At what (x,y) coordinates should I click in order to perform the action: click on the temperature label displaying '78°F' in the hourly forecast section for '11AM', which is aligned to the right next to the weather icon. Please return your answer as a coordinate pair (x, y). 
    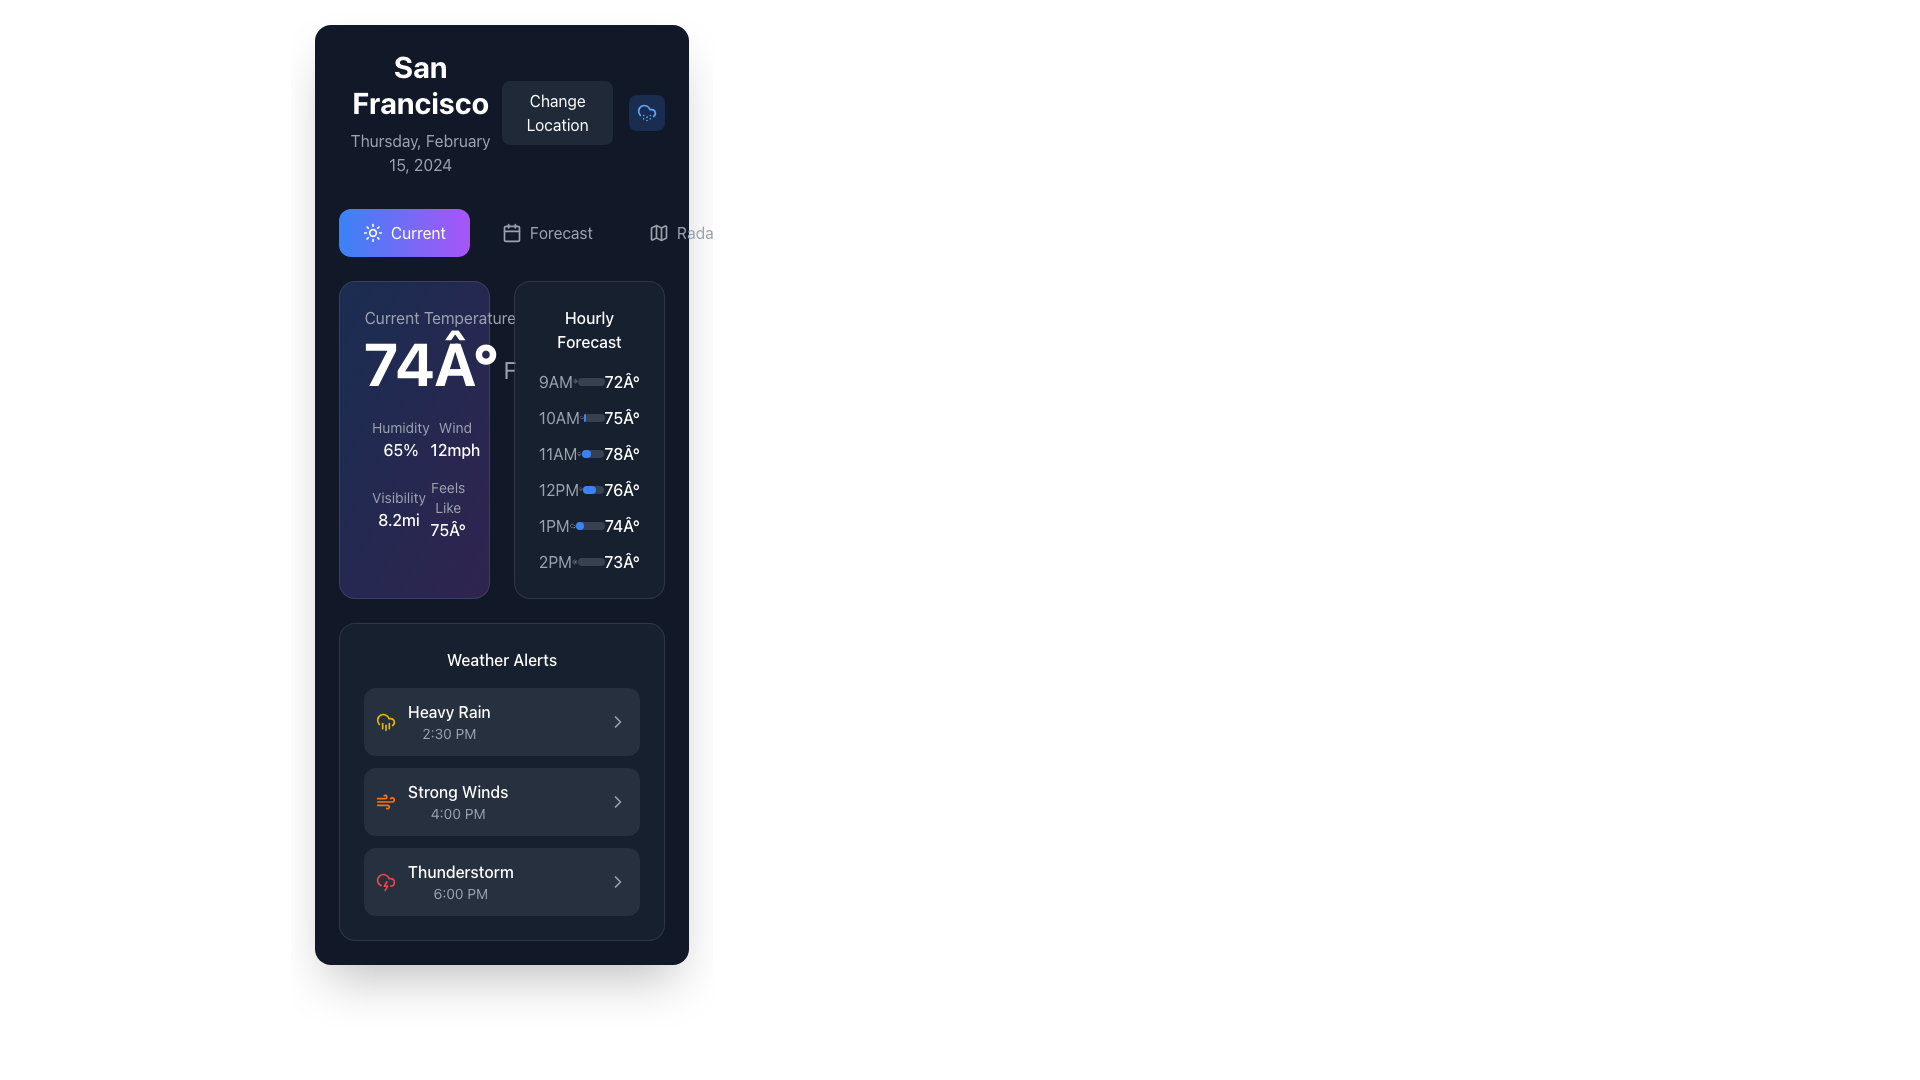
    Looking at the image, I should click on (621, 454).